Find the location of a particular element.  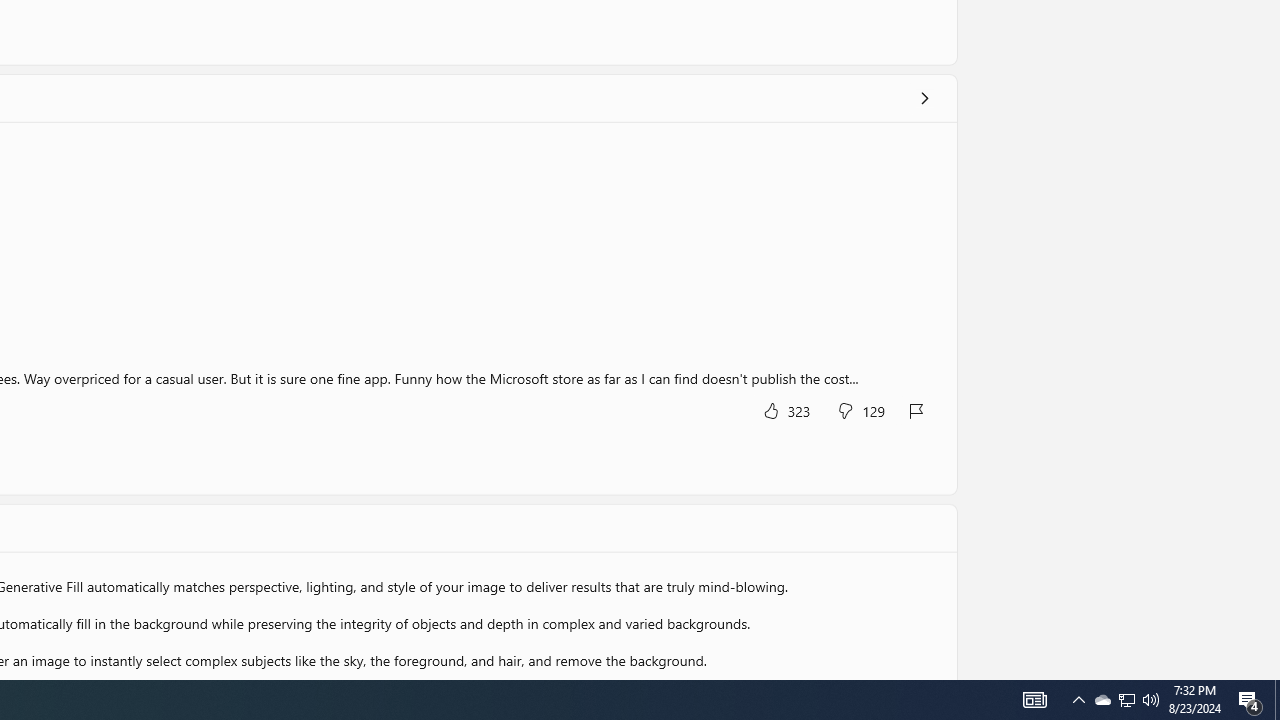

'No, this was not helpful. 129 votes.' is located at coordinates (860, 409).